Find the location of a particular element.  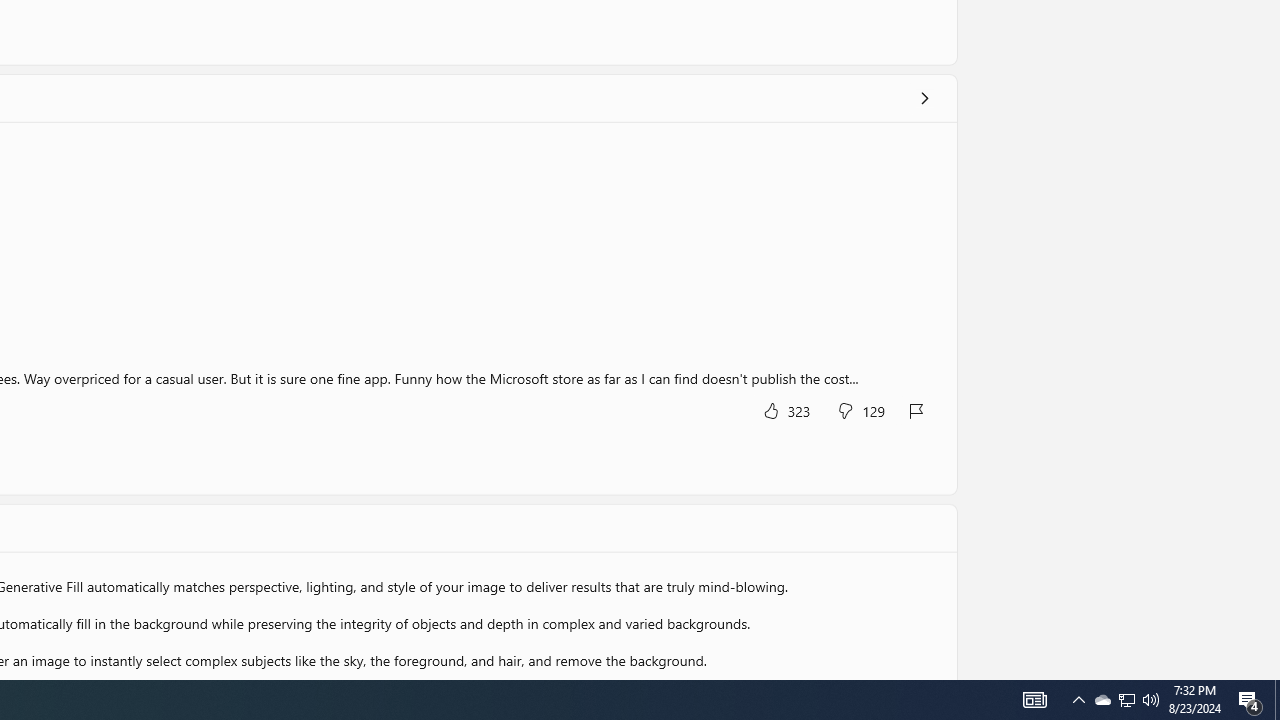

'No, this was not helpful. 129 votes.' is located at coordinates (860, 409).